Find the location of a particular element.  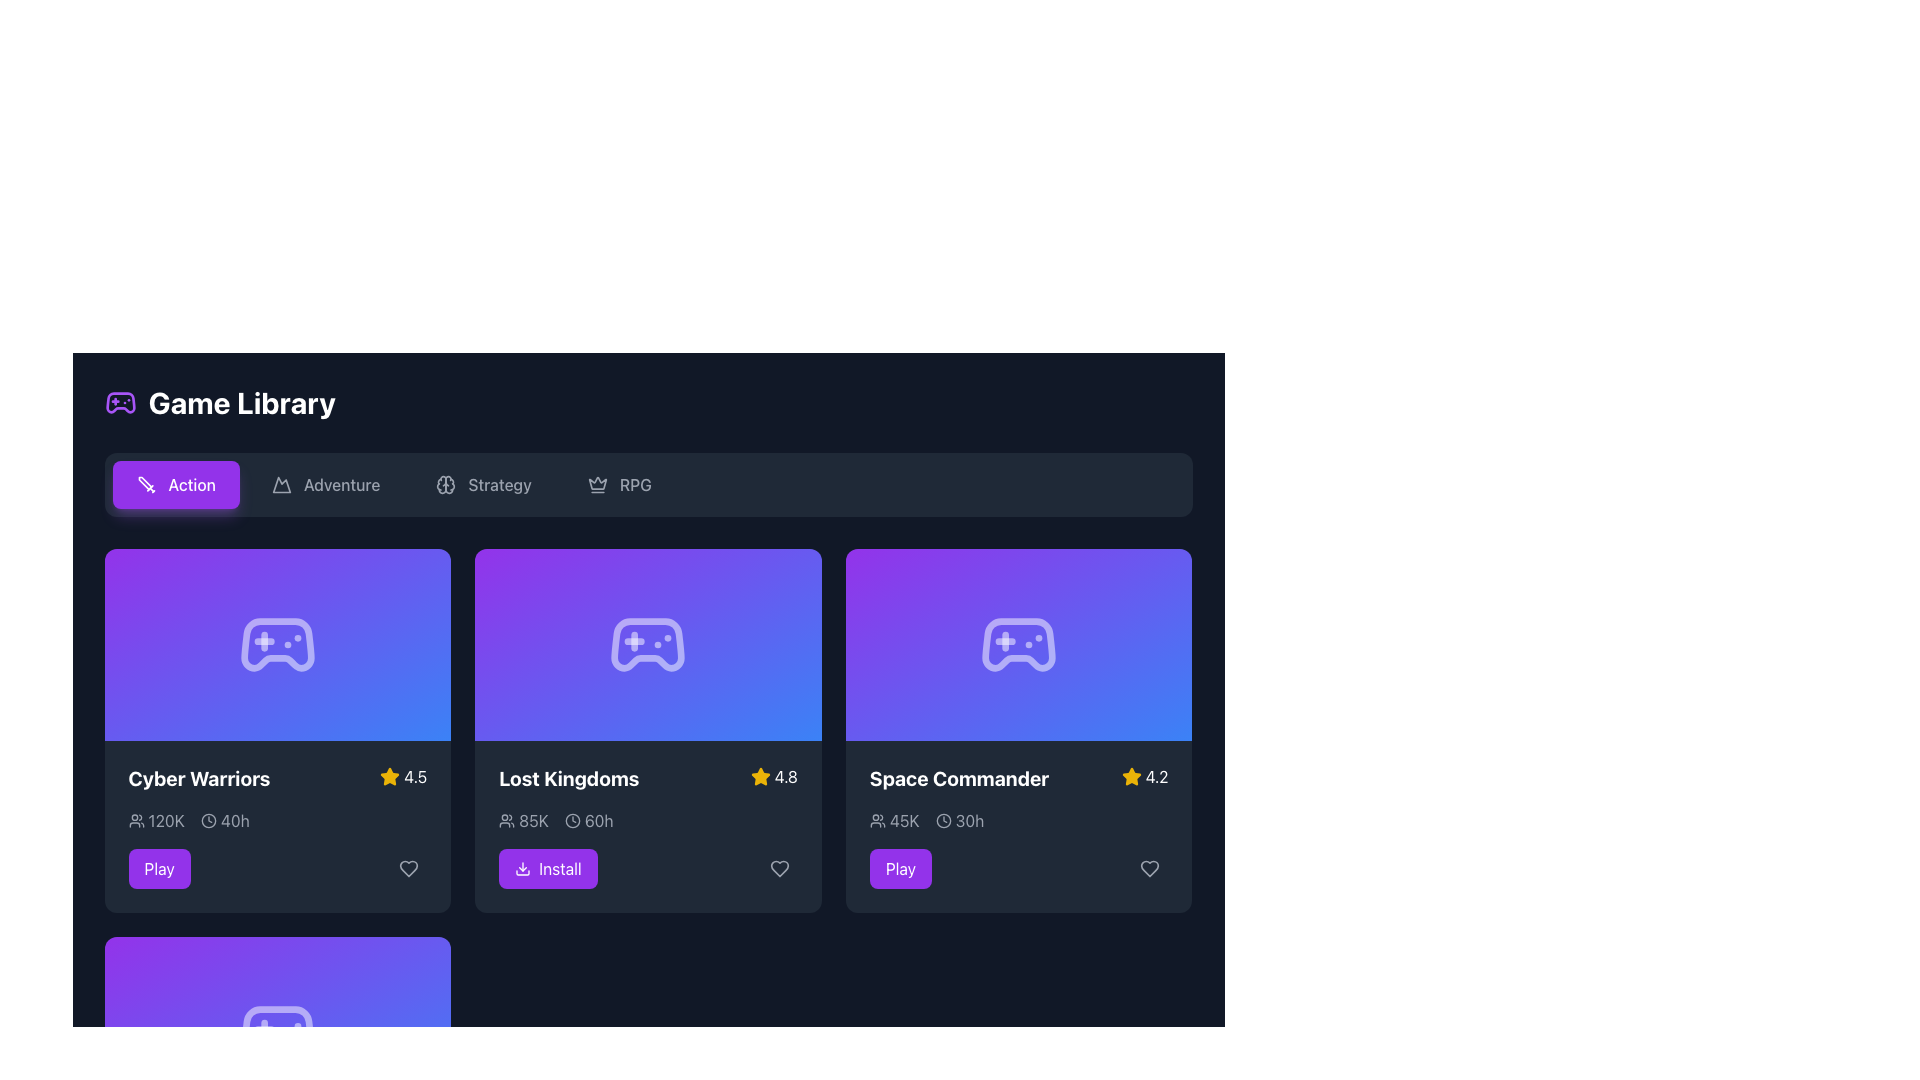

the text label indicating the number of users for the 'Lost Kingdoms' game, located in the lower section of its card next to a user icon is located at coordinates (533, 821).